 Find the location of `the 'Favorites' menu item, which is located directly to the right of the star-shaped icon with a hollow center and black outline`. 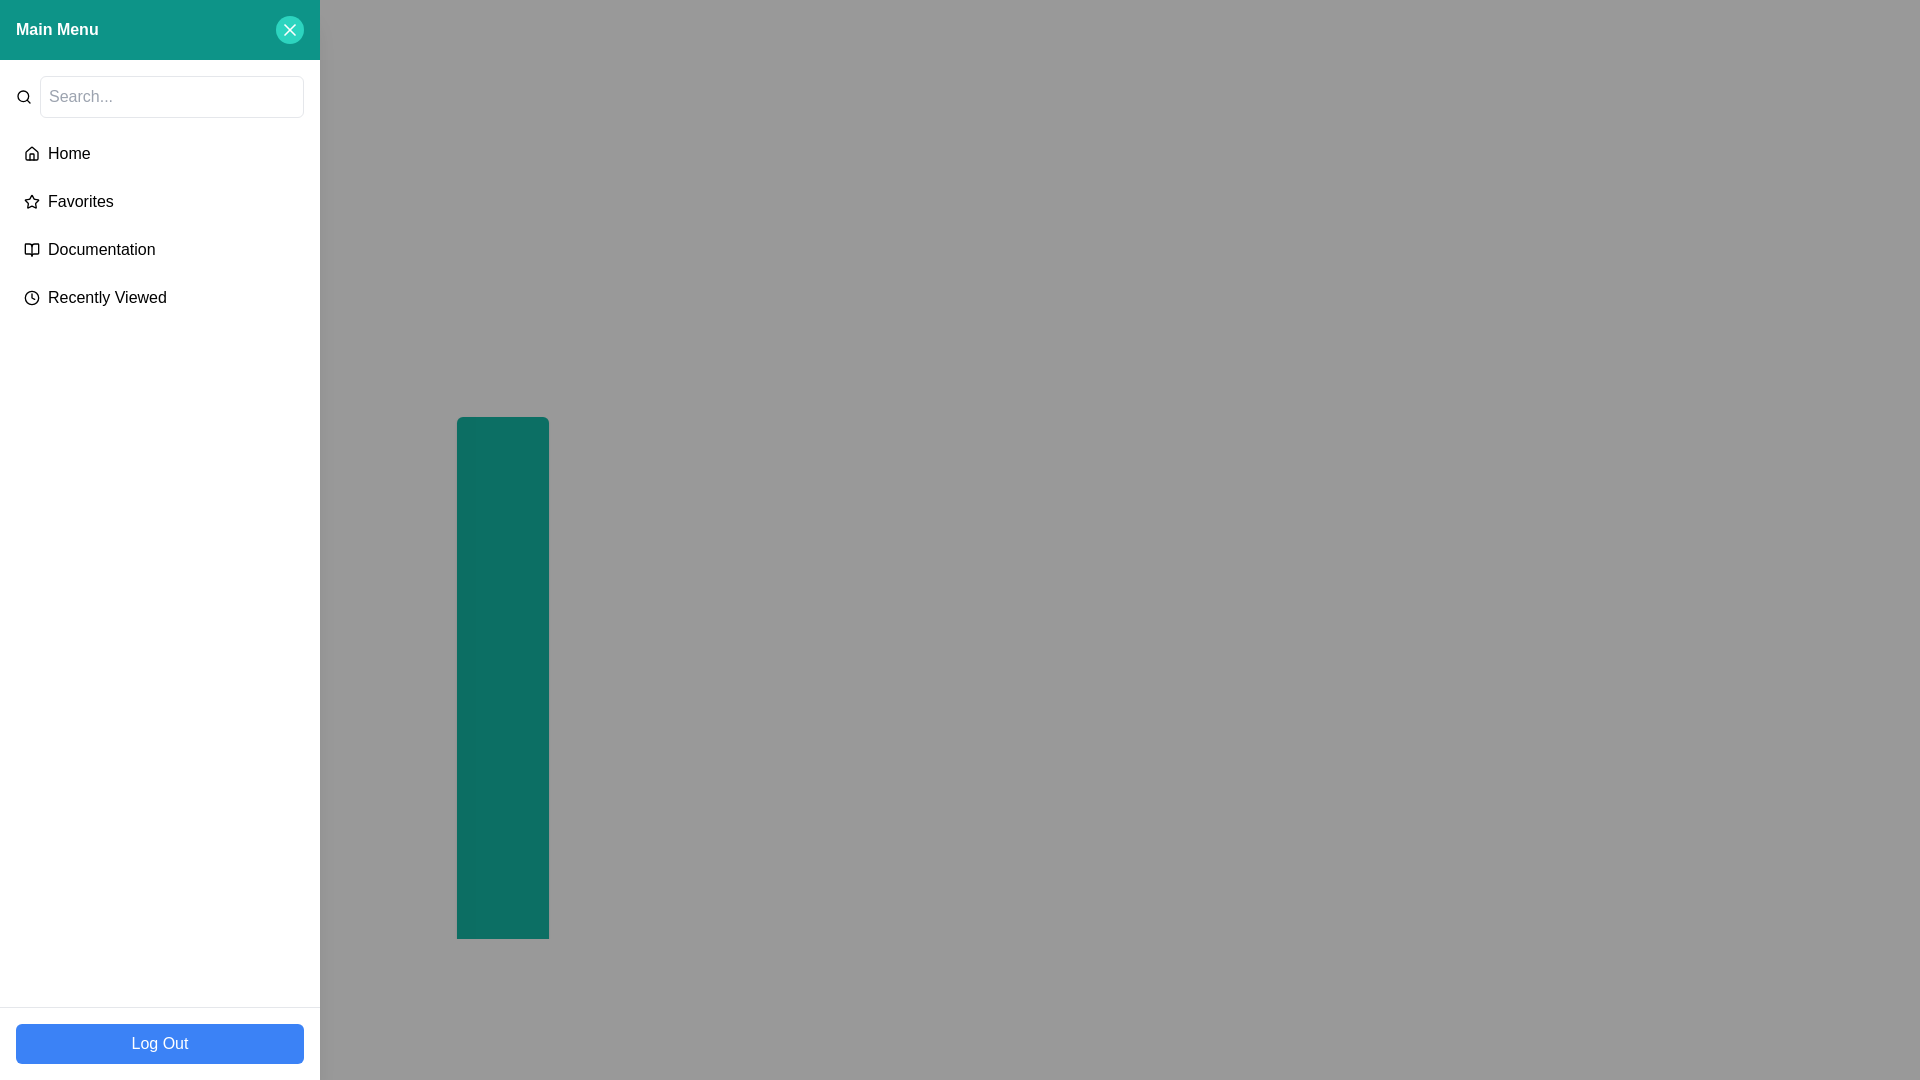

the 'Favorites' menu item, which is located directly to the right of the star-shaped icon with a hollow center and black outline is located at coordinates (32, 201).